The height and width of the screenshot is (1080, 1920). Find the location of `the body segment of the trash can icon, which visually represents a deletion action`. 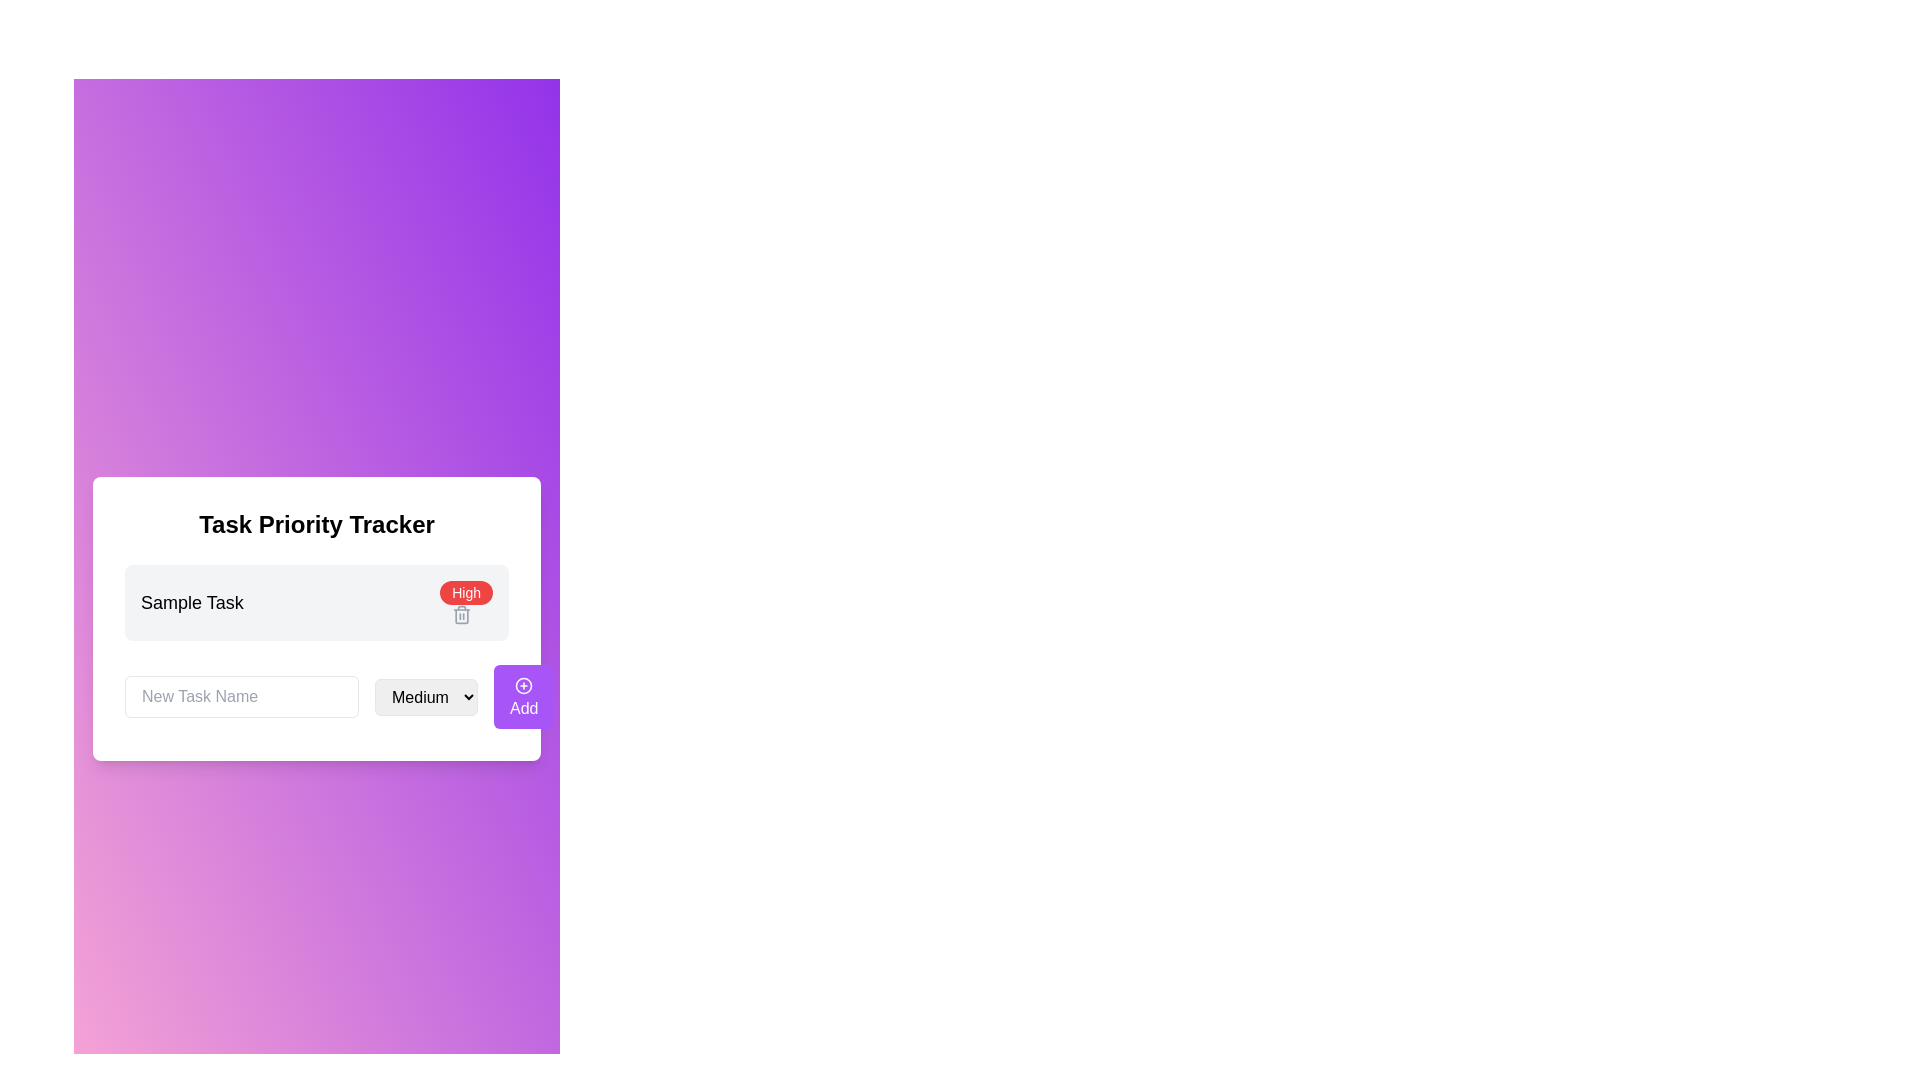

the body segment of the trash can icon, which visually represents a deletion action is located at coordinates (461, 615).